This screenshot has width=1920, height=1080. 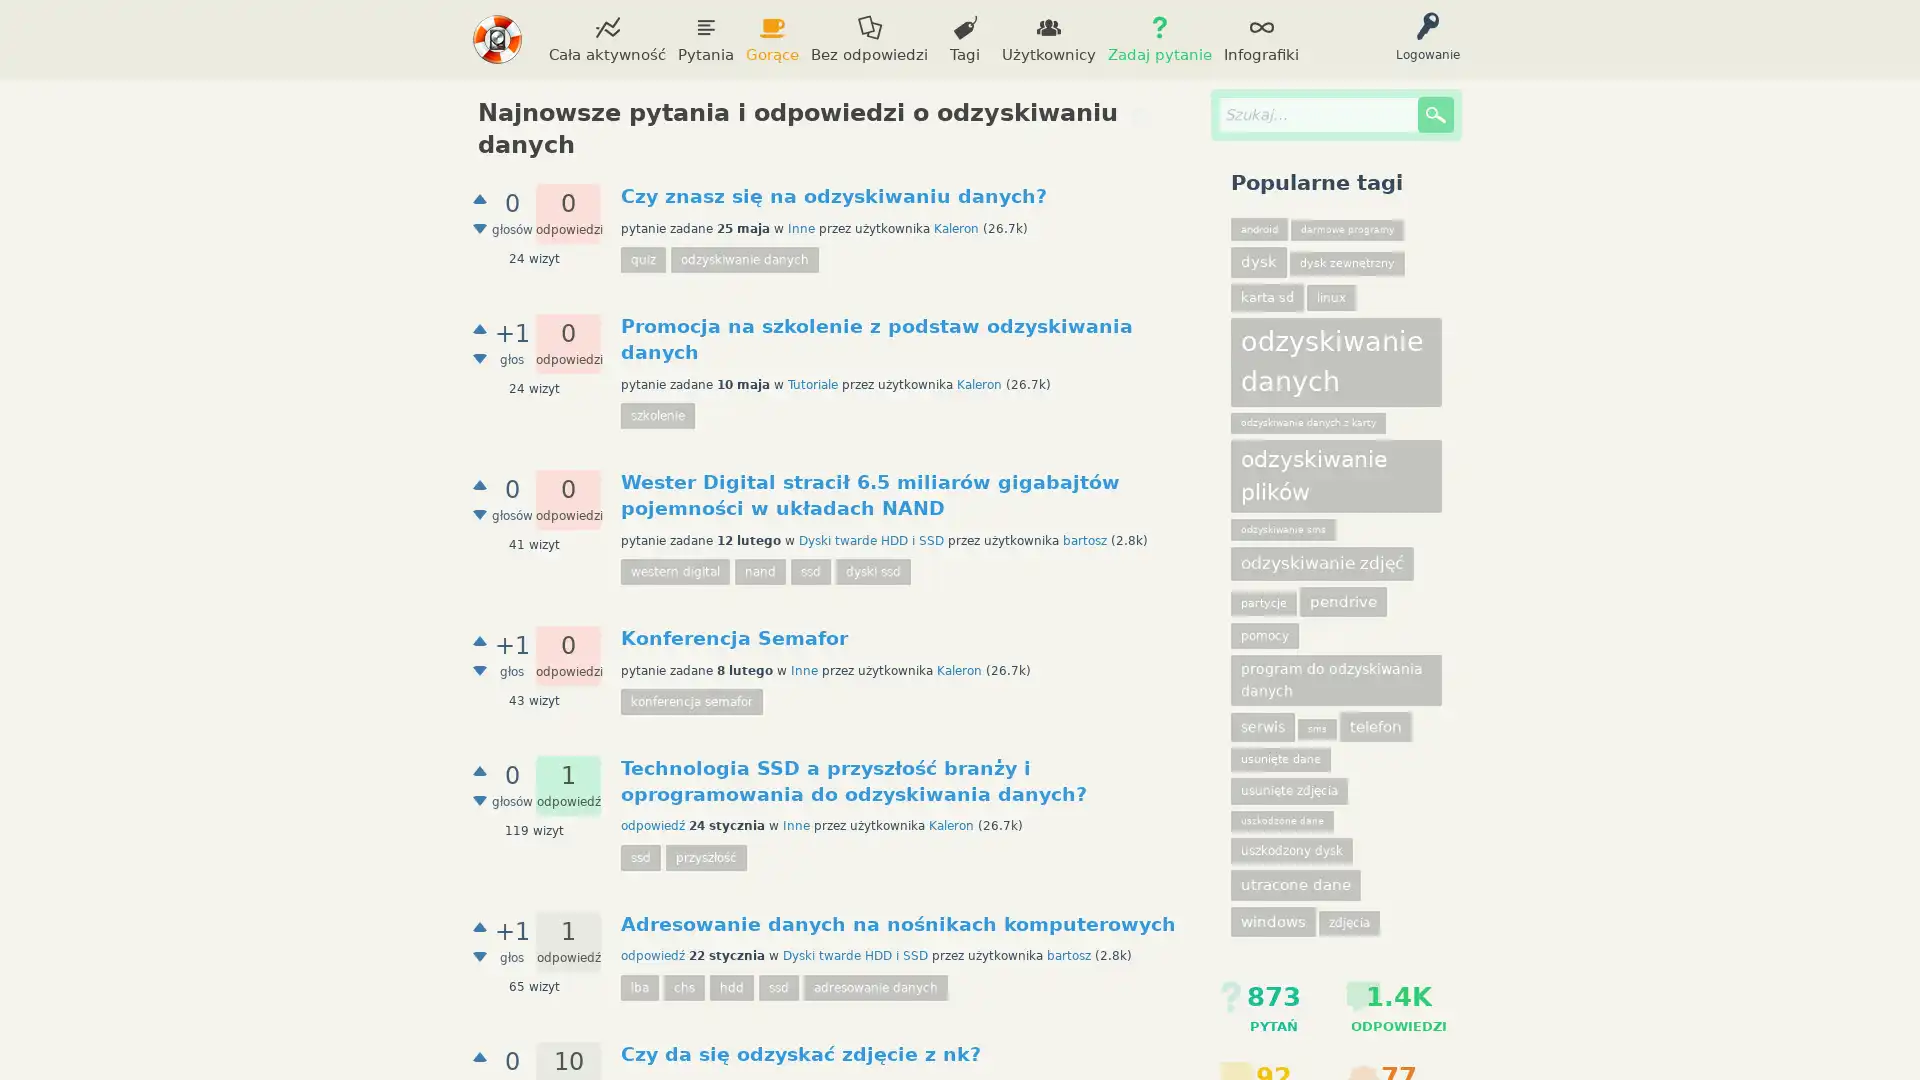 What do you see at coordinates (480, 199) in the screenshot?
I see `+` at bounding box center [480, 199].